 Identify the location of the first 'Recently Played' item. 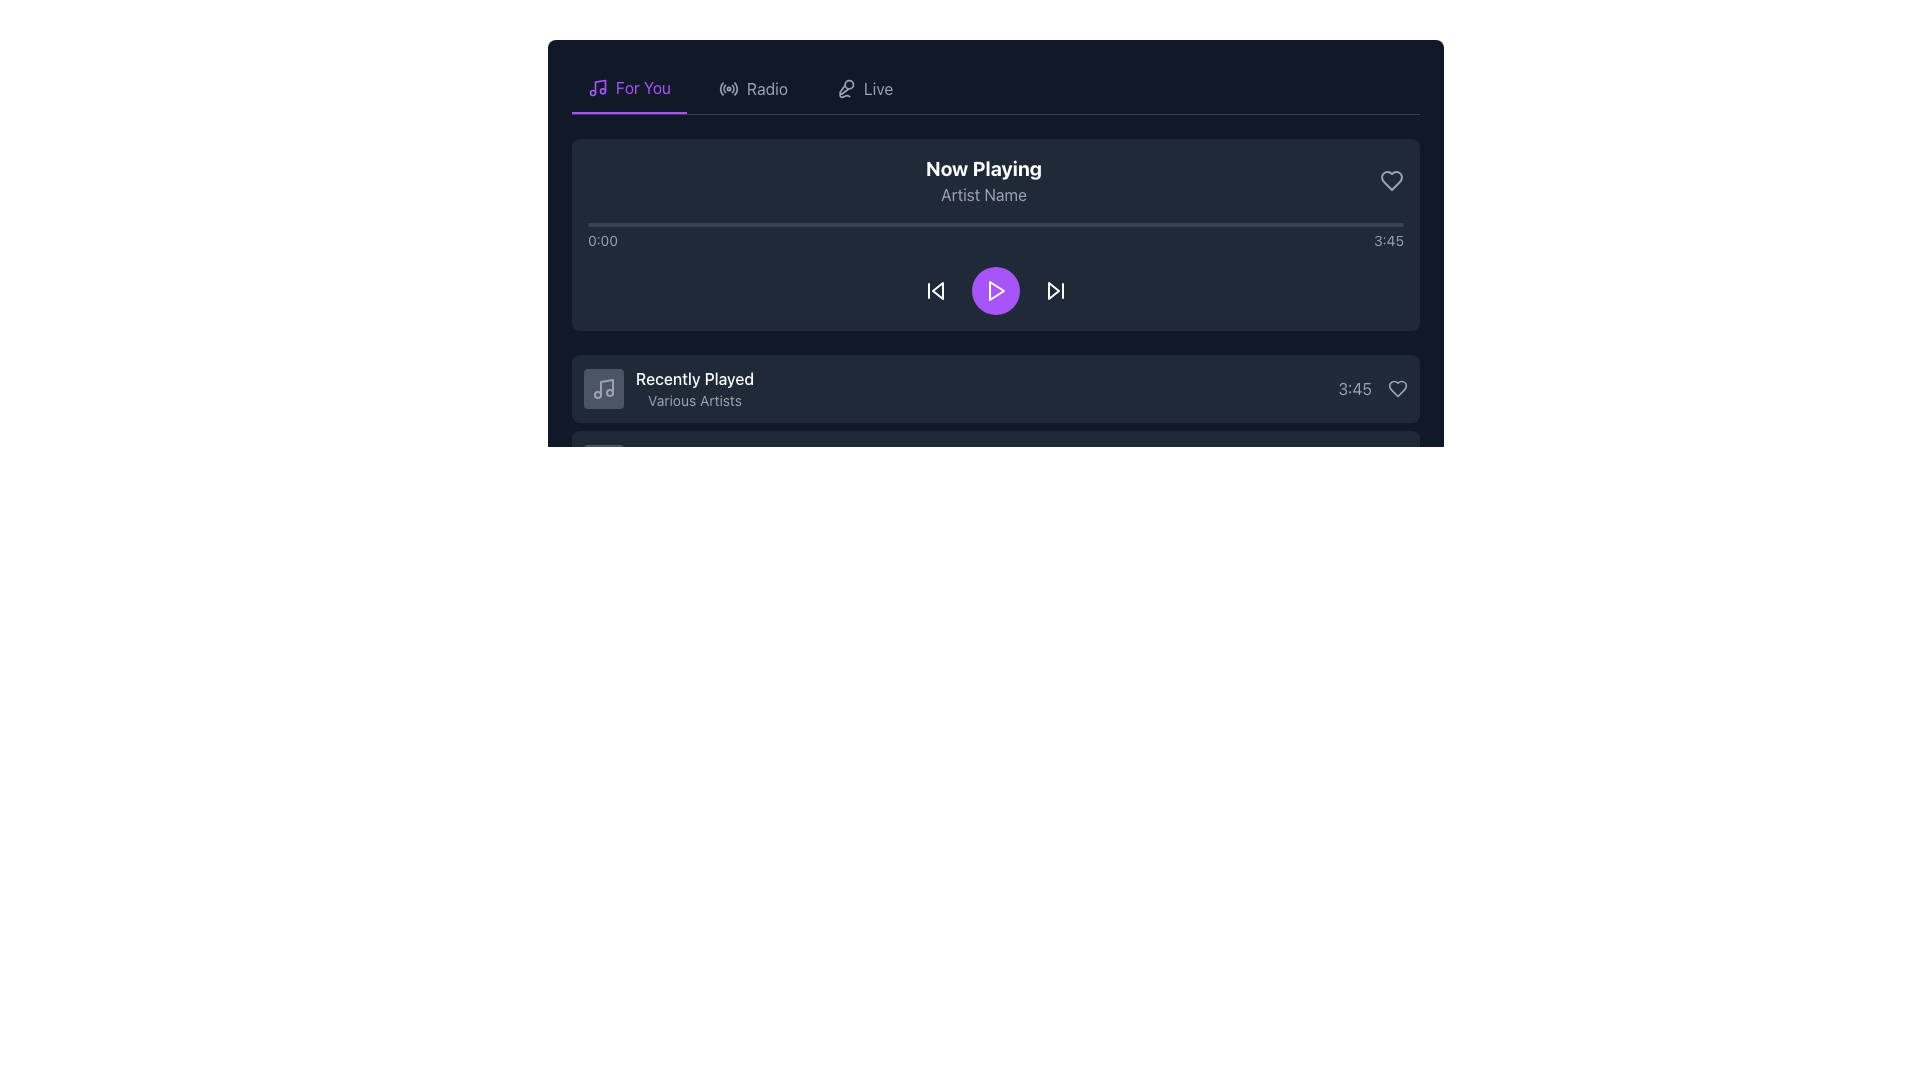
(996, 389).